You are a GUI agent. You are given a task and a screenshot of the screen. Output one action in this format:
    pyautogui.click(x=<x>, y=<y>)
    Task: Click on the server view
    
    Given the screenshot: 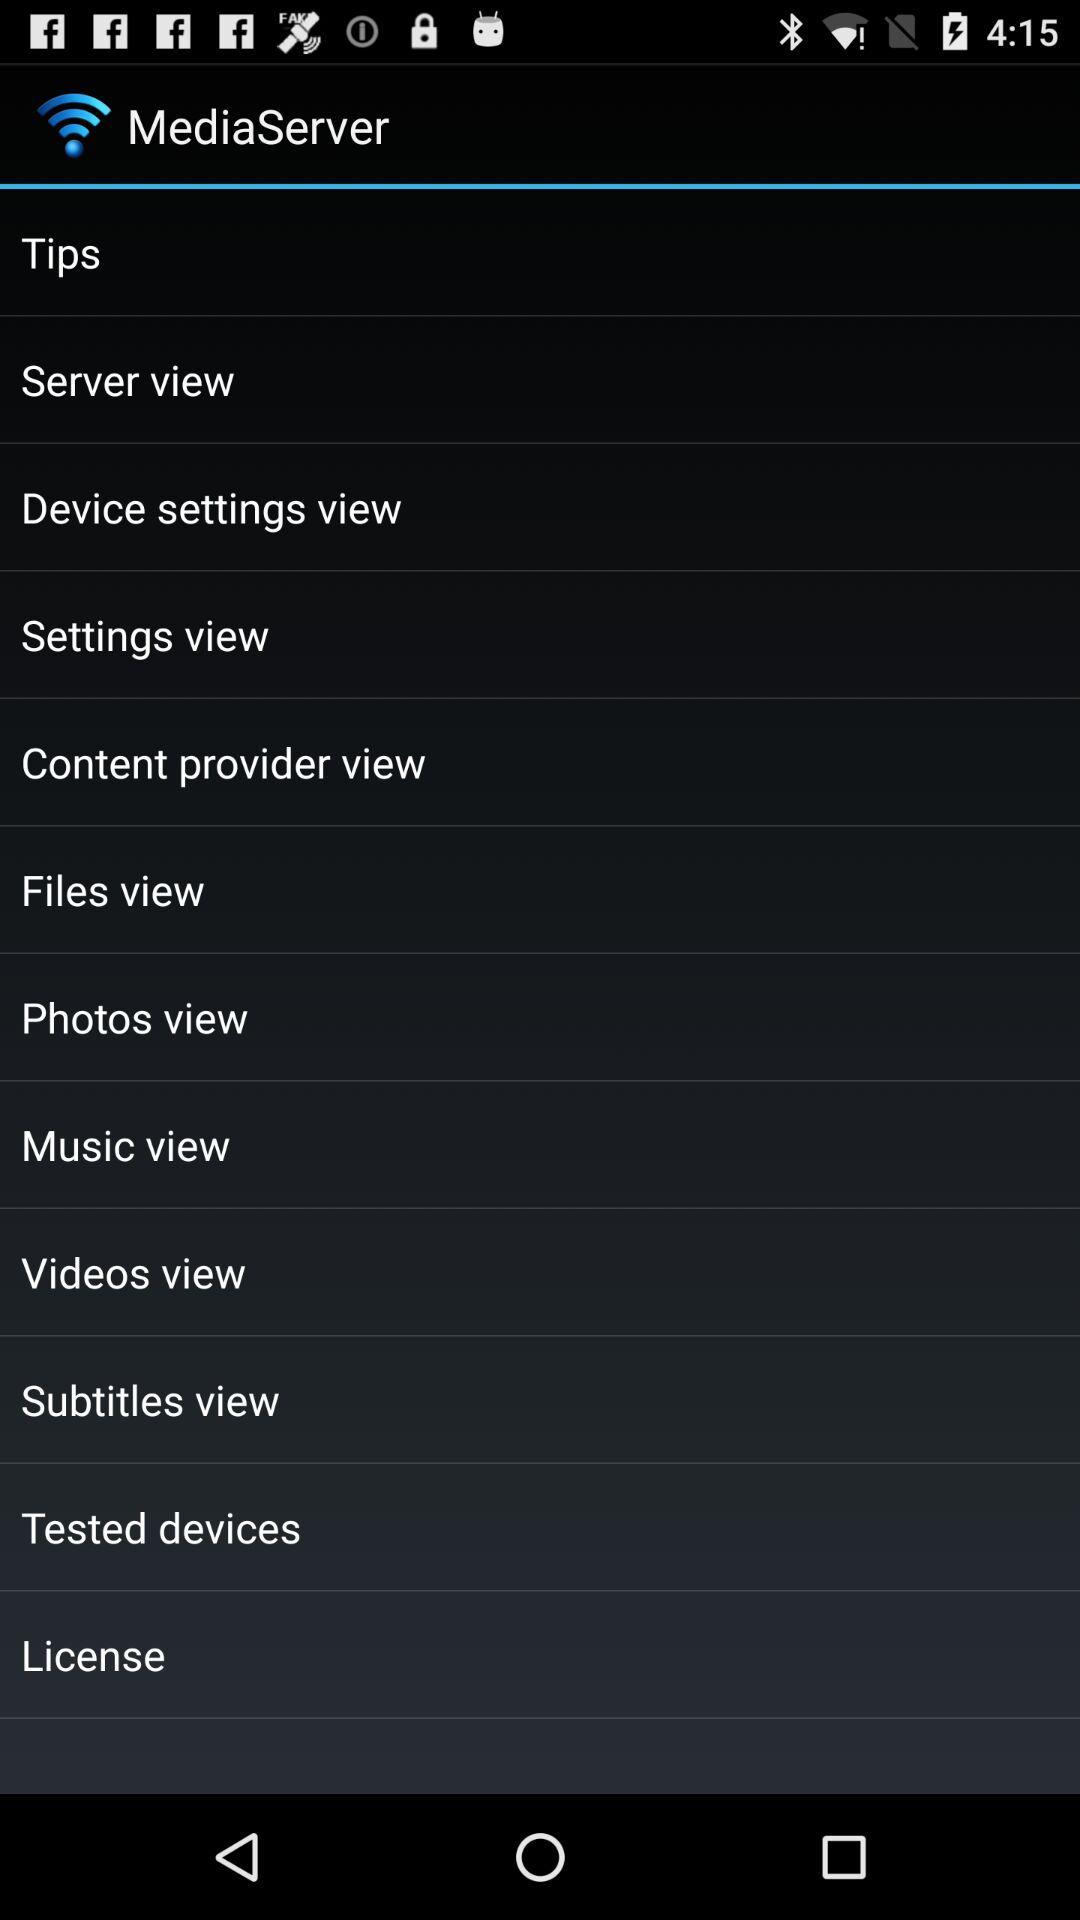 What is the action you would take?
    pyautogui.click(x=540, y=379)
    